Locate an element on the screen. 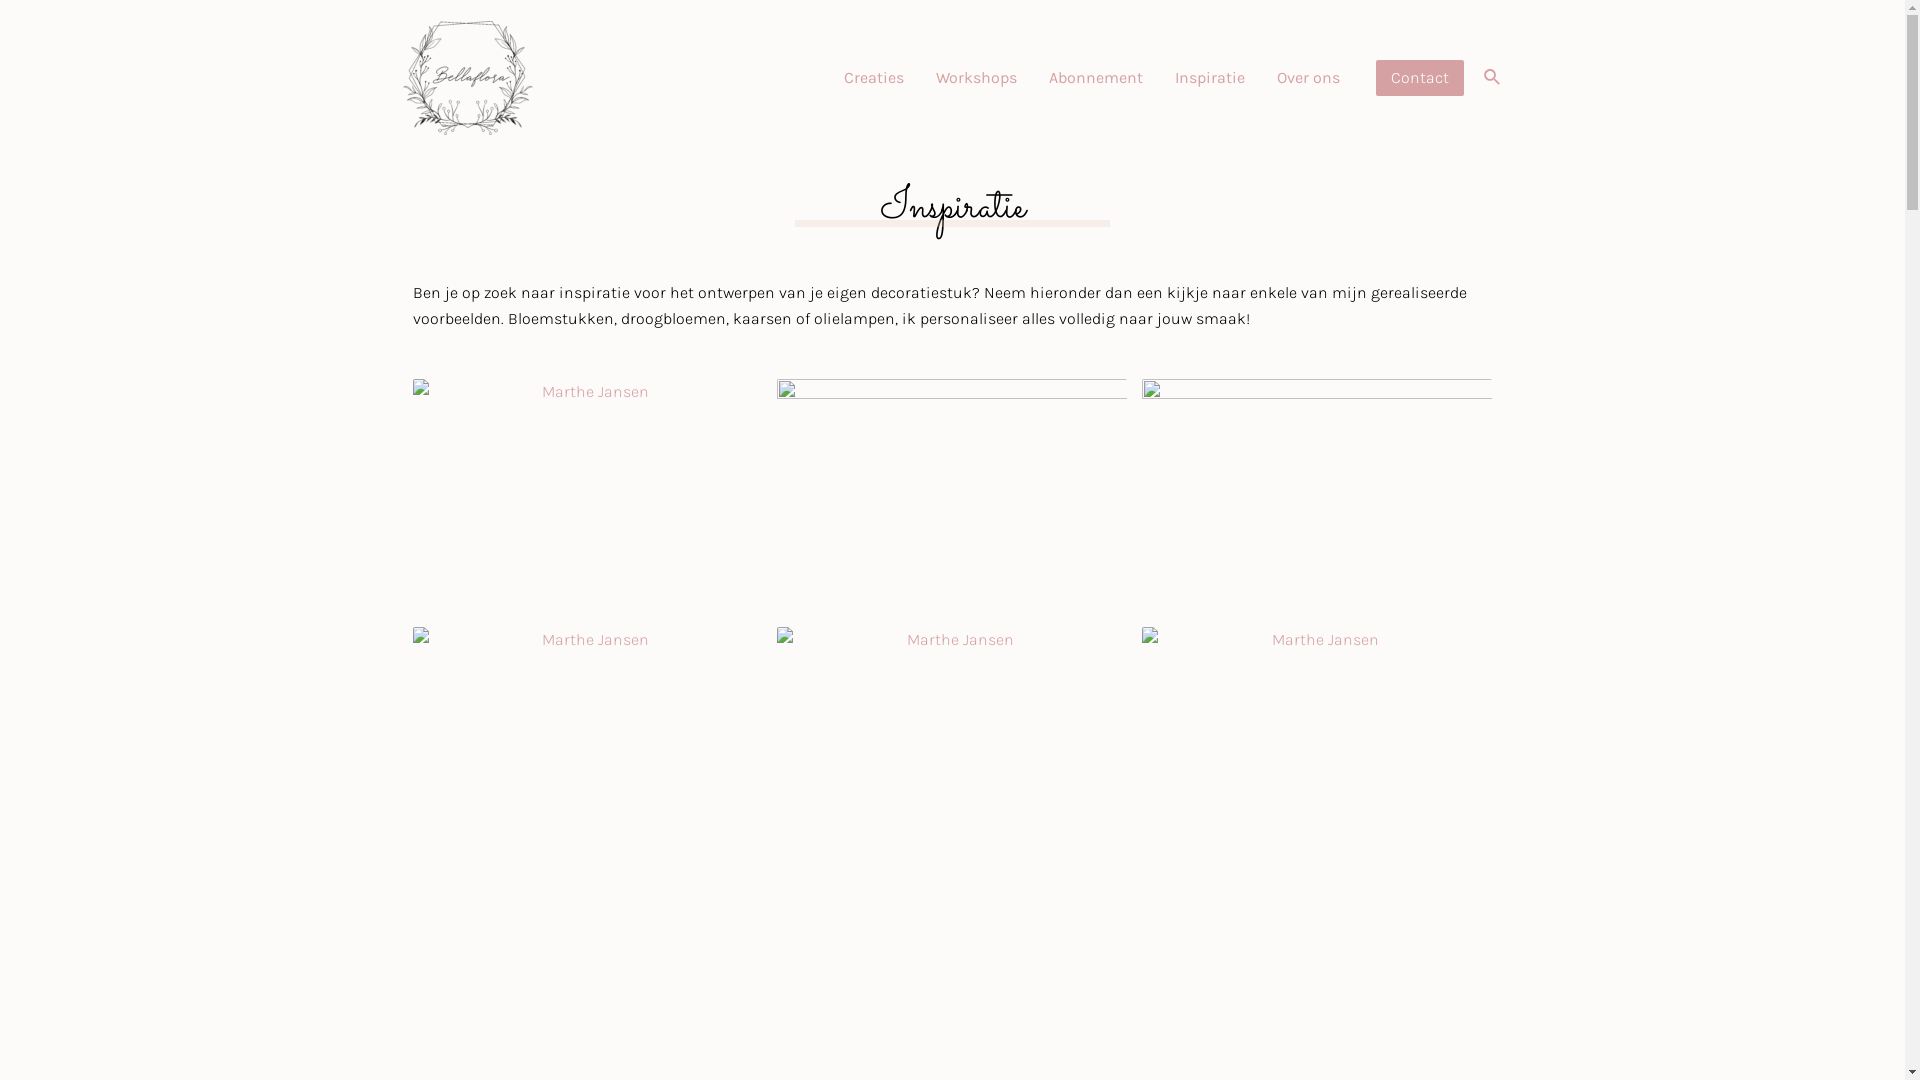 The image size is (1920, 1080). 'Zoeken' is located at coordinates (1492, 76).